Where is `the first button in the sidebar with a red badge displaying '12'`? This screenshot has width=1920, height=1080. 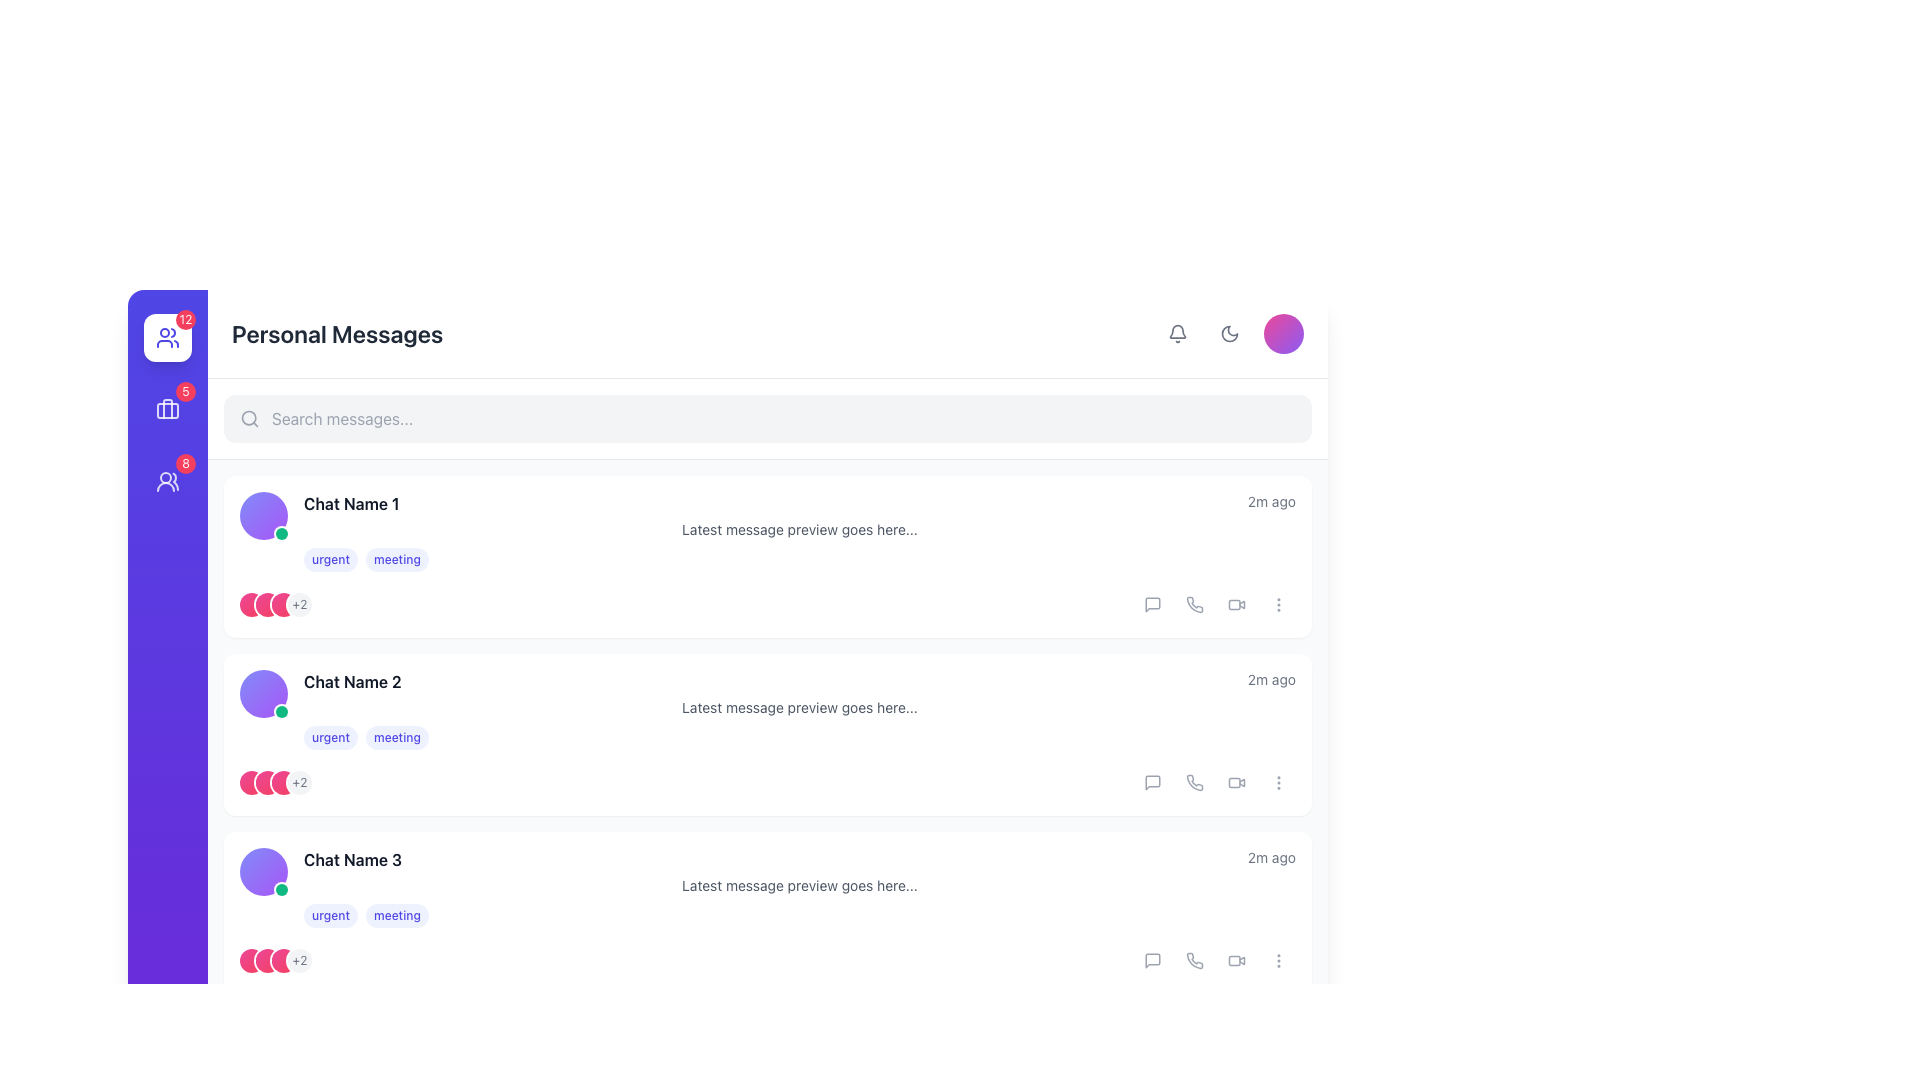
the first button in the sidebar with a red badge displaying '12' is located at coordinates (168, 337).